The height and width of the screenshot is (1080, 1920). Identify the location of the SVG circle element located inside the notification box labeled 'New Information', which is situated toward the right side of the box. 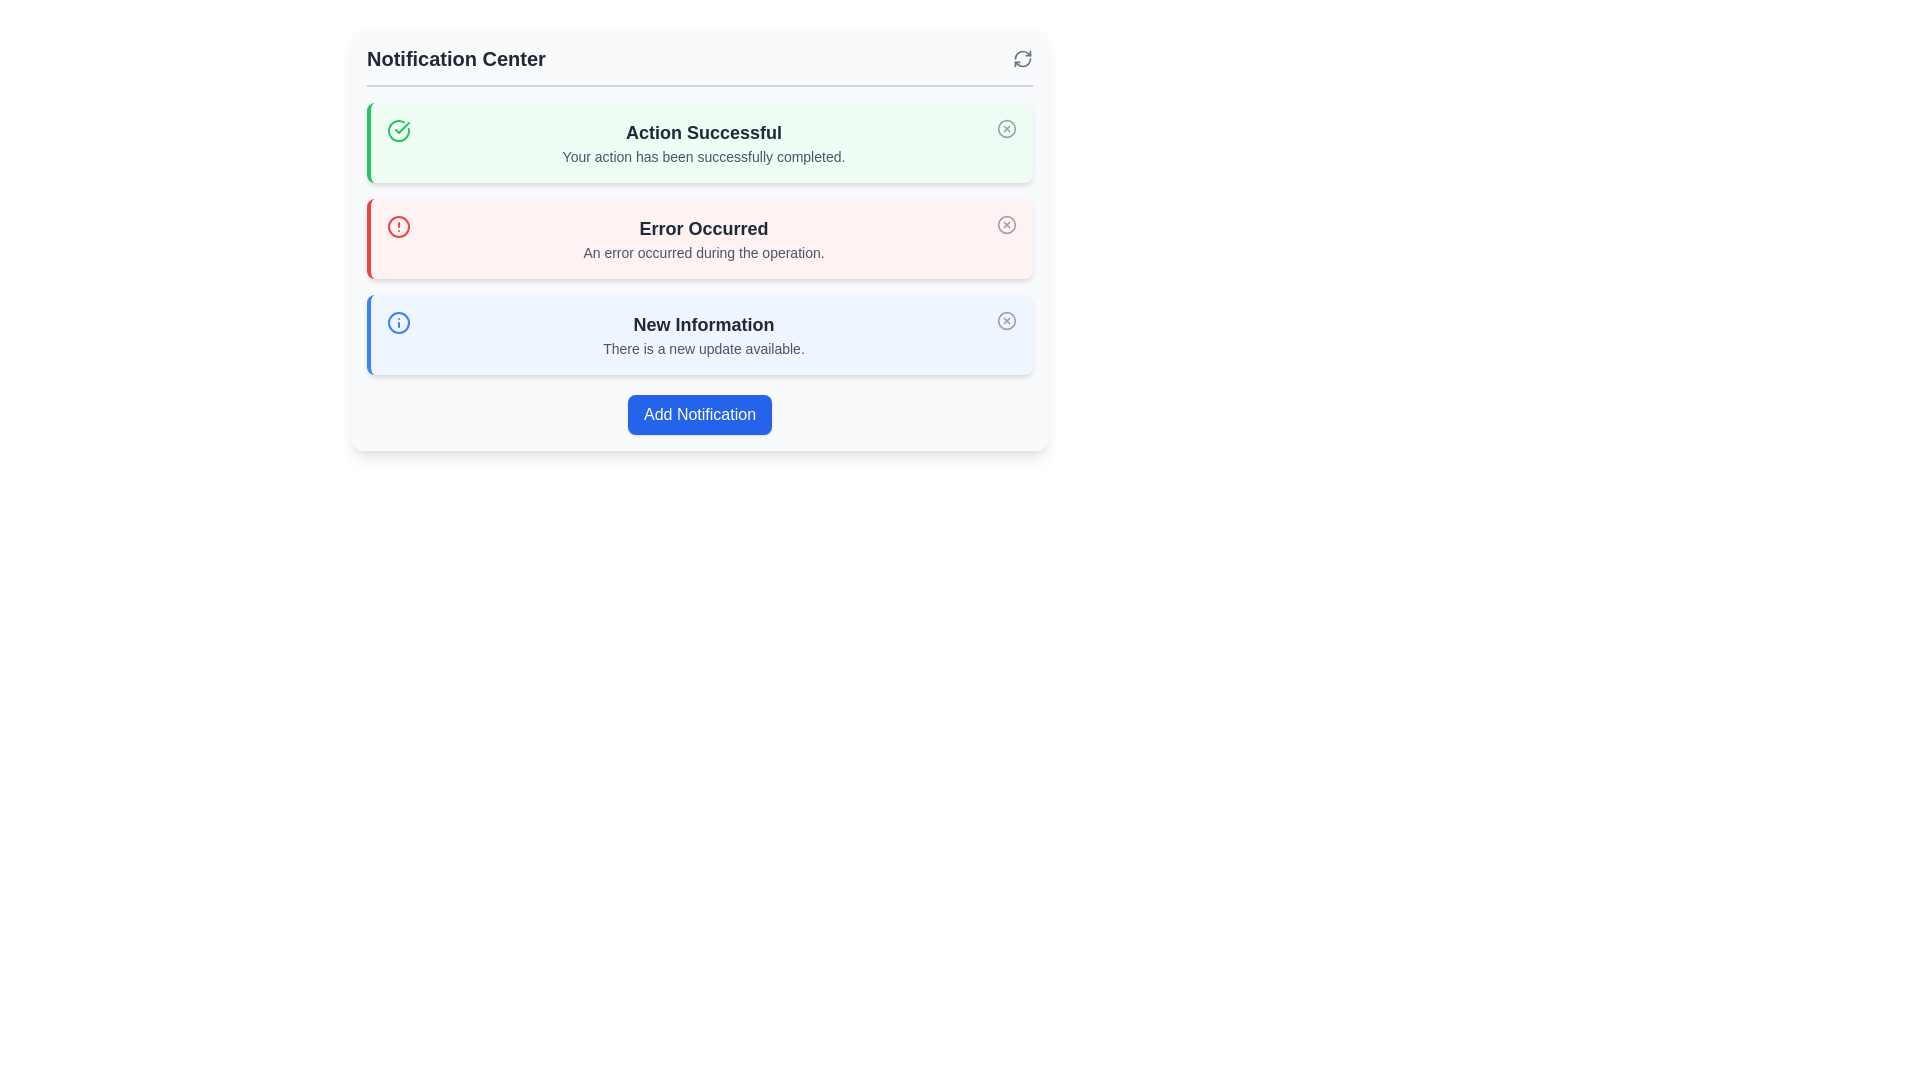
(1007, 319).